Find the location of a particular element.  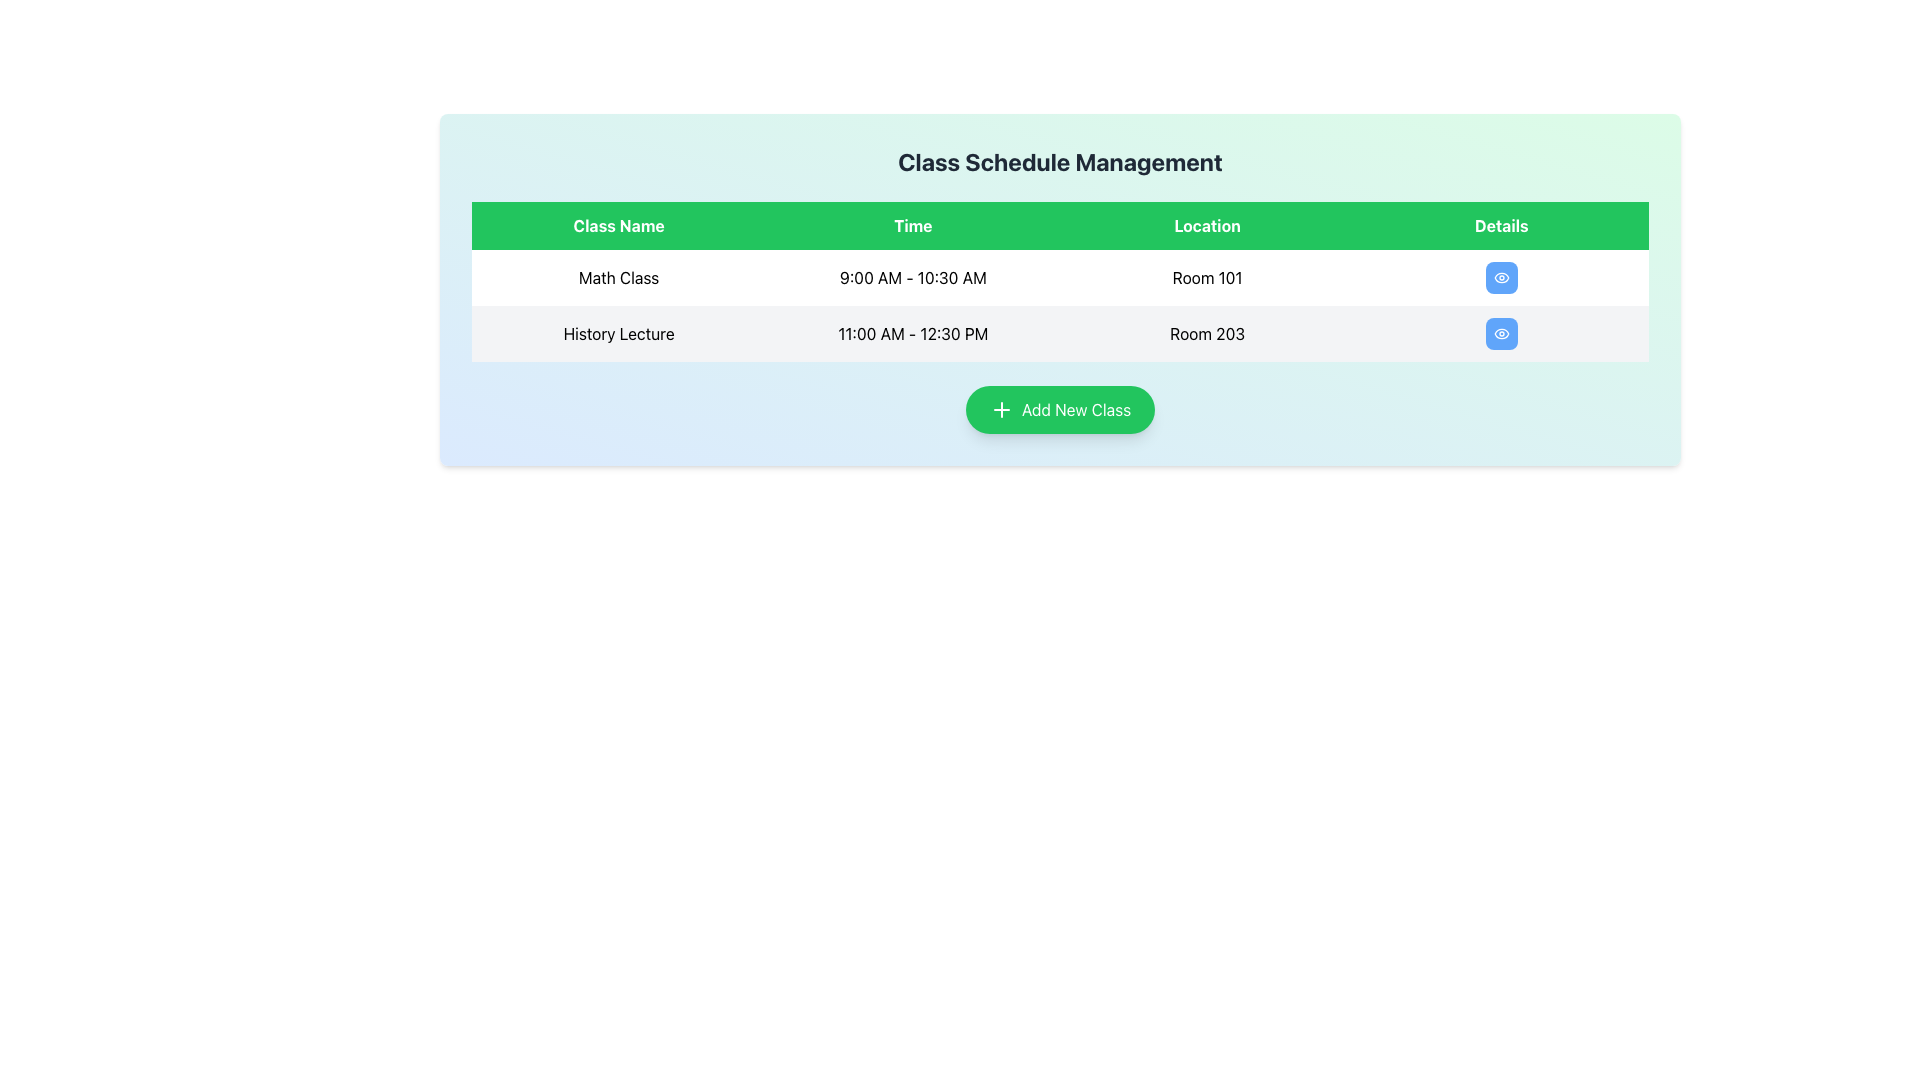

the text label displaying 'Class Schedule Management', which is a bold, large font title centered at the top of the interface is located at coordinates (1059, 161).